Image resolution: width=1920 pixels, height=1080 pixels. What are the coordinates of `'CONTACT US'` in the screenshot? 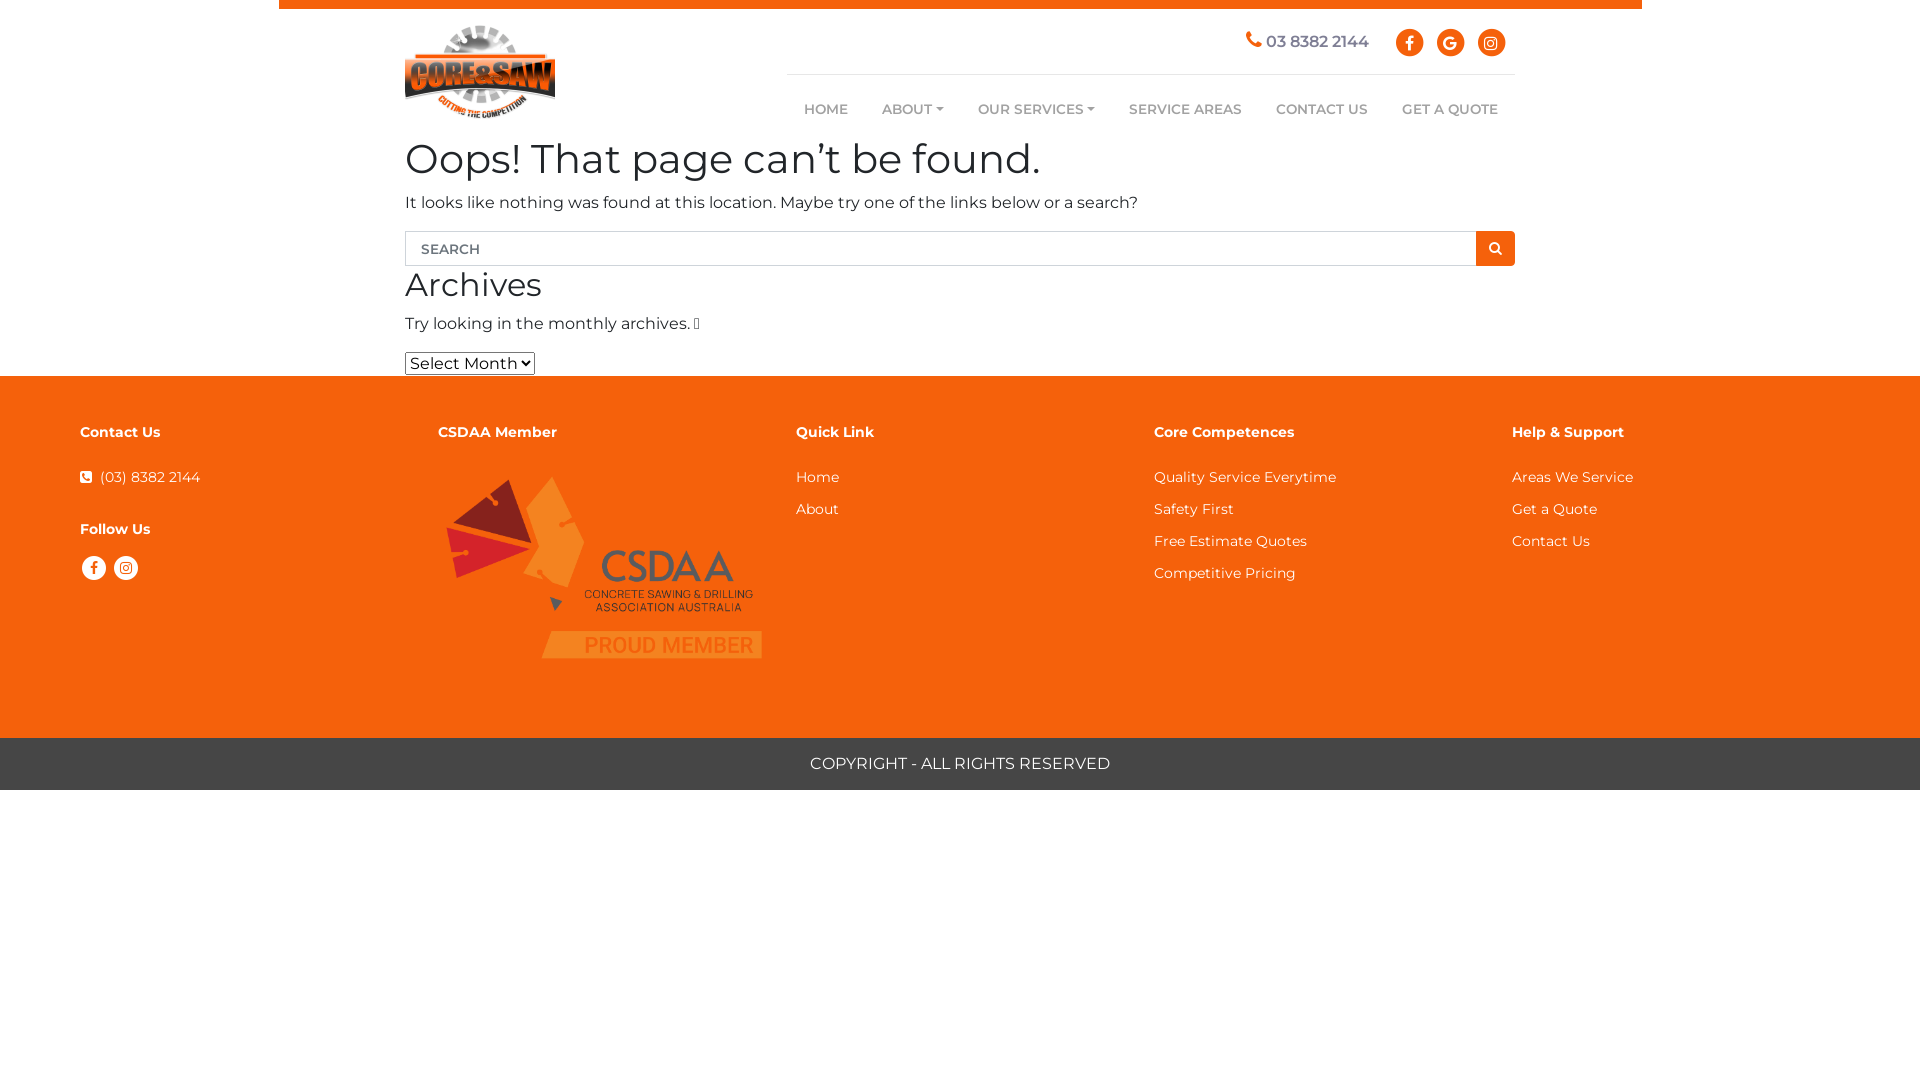 It's located at (1321, 108).